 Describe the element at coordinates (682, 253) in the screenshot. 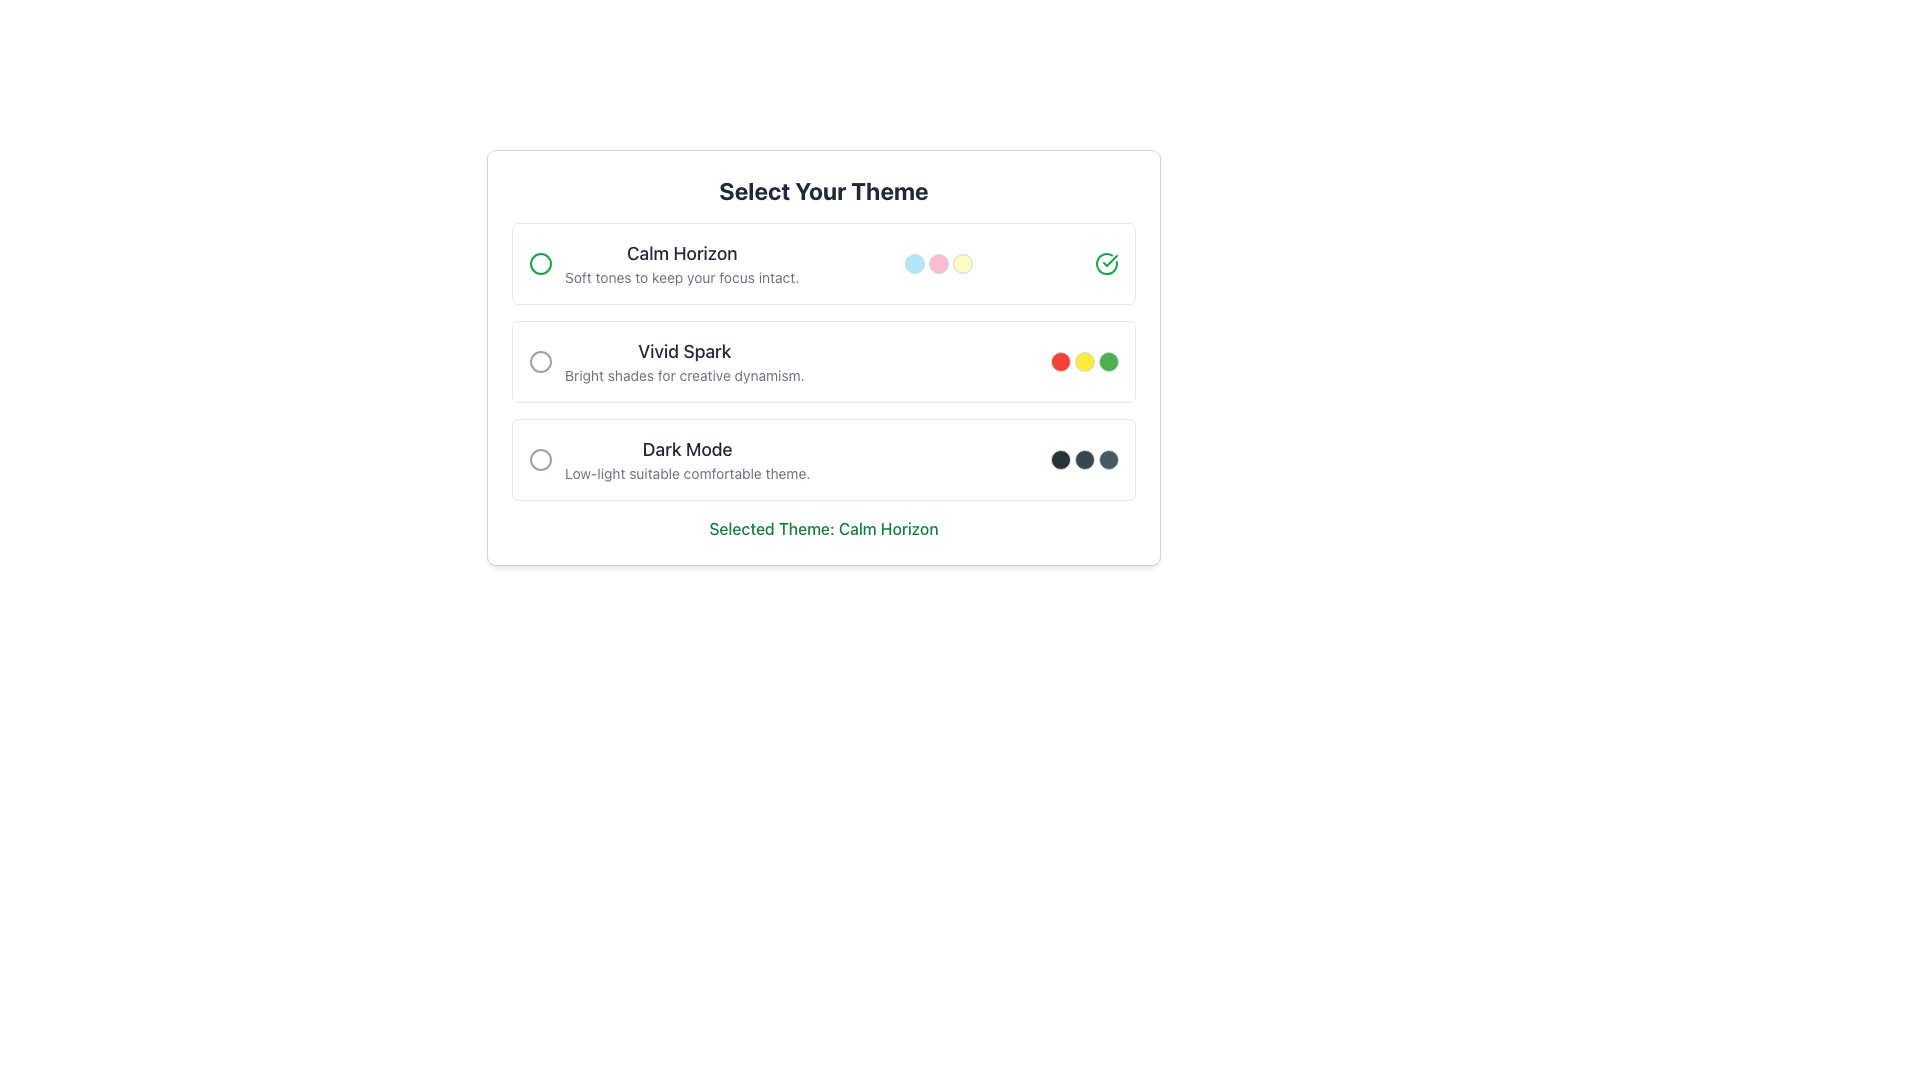

I see `text label displaying 'Calm Horizon' which is located at the top left corner of the selection card, above the descriptive text and adjacent to a green selection indicator` at that location.